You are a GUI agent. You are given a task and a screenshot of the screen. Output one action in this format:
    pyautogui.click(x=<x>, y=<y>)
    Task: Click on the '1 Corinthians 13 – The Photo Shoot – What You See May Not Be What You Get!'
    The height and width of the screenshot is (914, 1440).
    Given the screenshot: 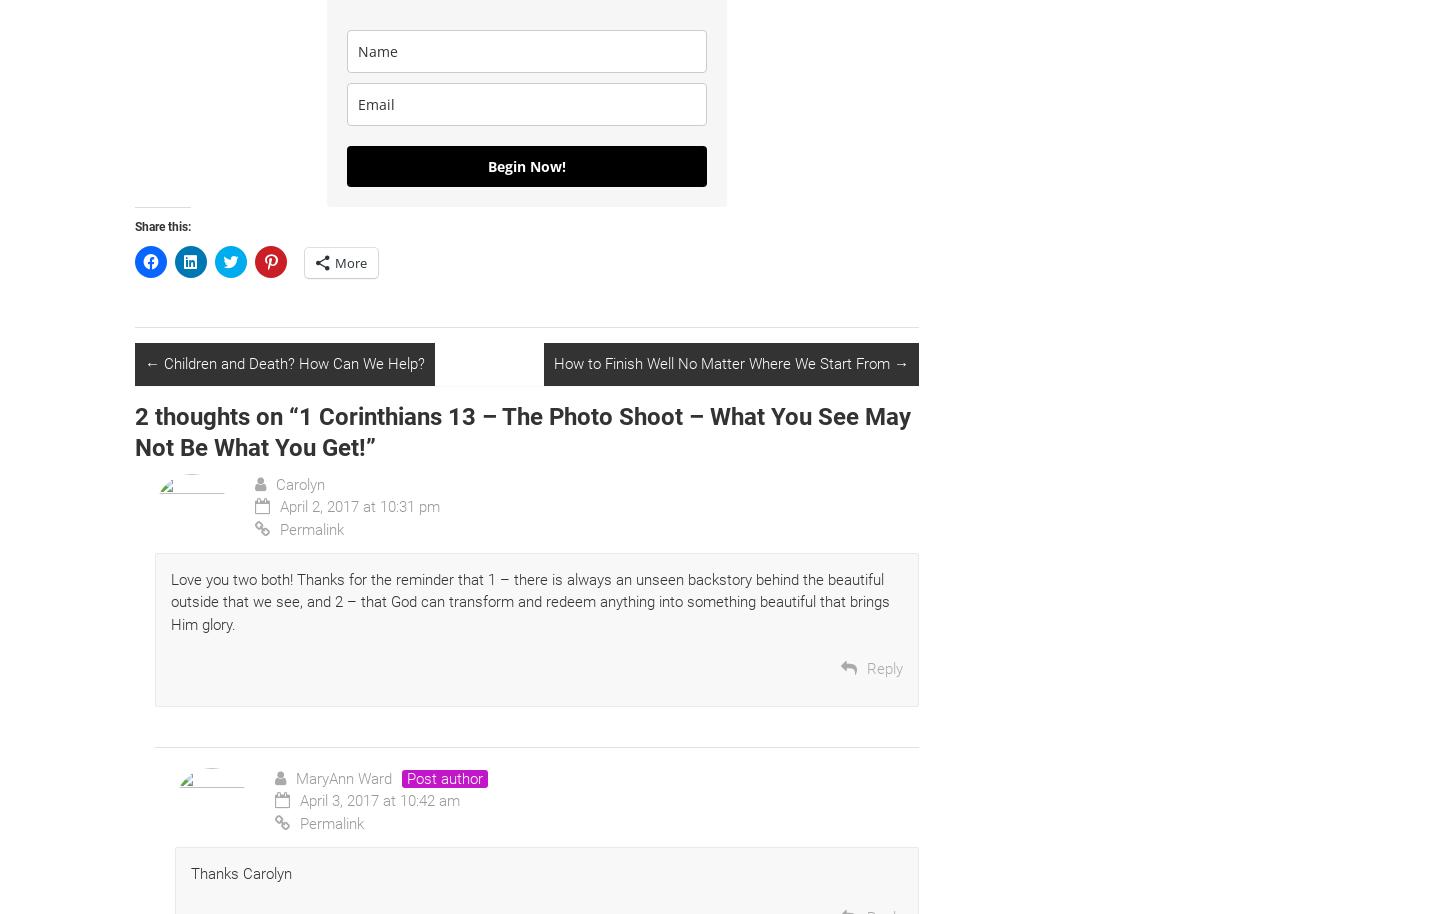 What is the action you would take?
    pyautogui.click(x=522, y=430)
    